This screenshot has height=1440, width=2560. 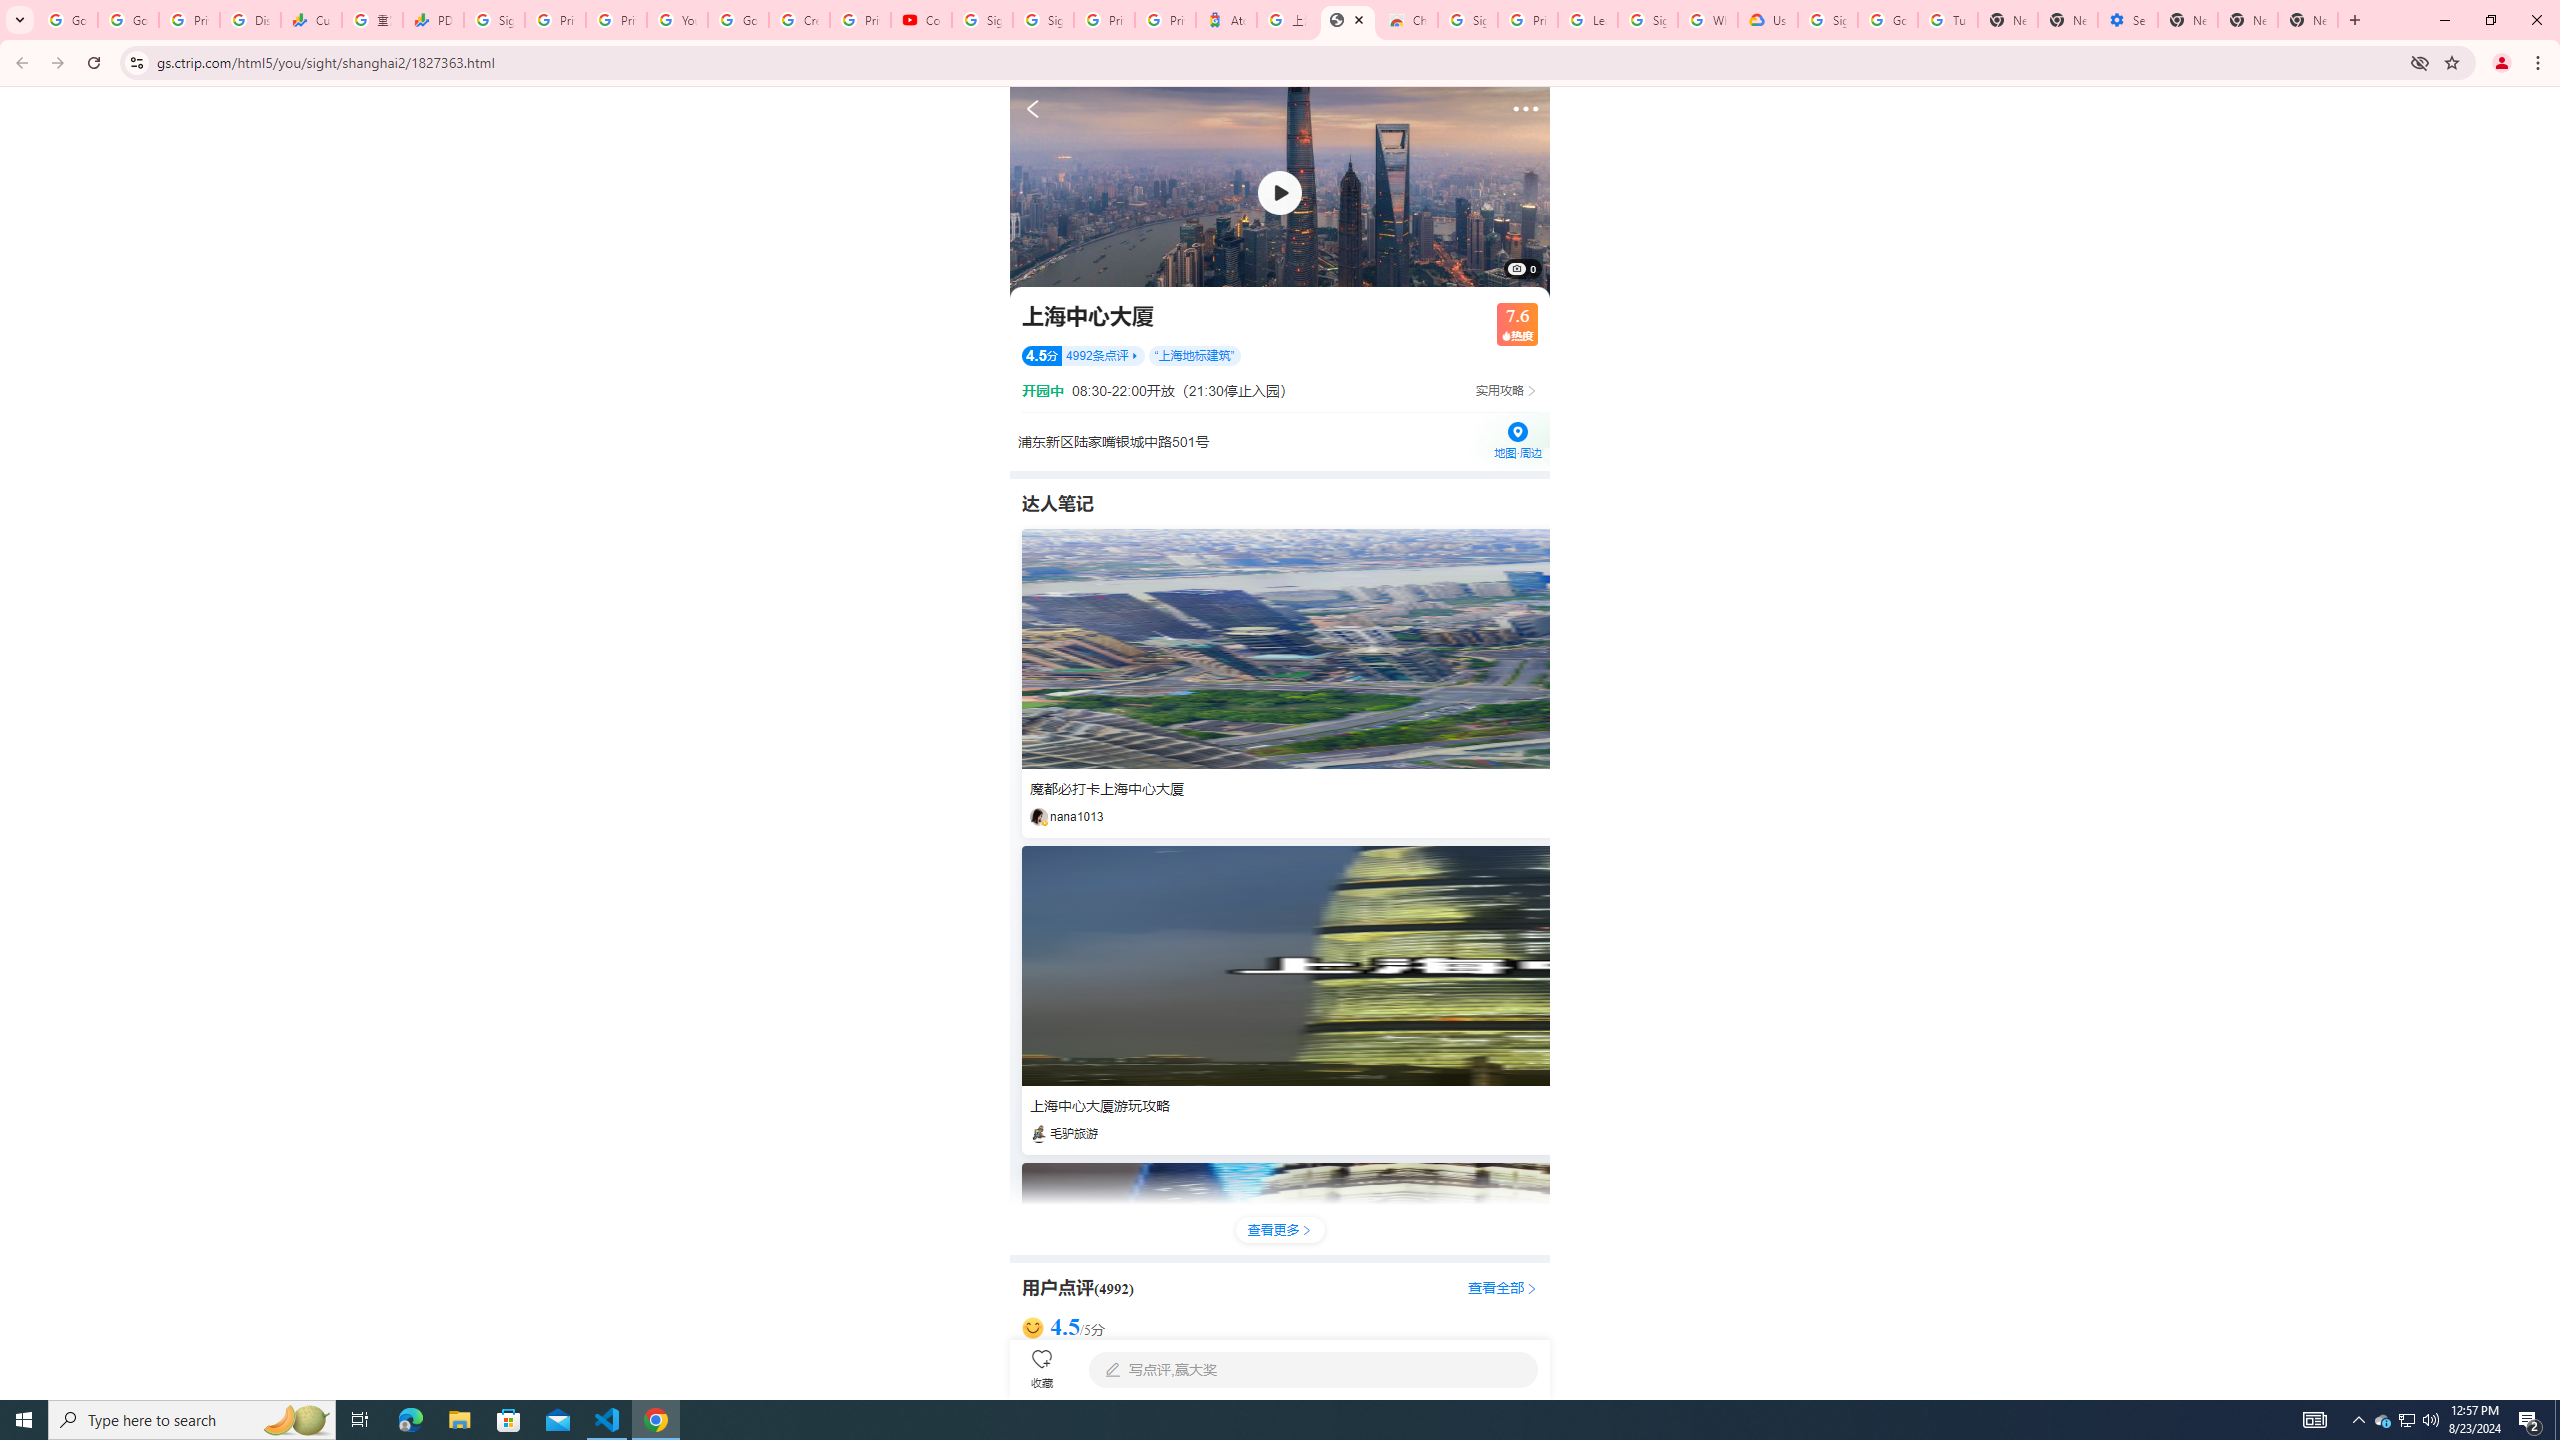 I want to click on 'Forward', so click(x=57, y=62).